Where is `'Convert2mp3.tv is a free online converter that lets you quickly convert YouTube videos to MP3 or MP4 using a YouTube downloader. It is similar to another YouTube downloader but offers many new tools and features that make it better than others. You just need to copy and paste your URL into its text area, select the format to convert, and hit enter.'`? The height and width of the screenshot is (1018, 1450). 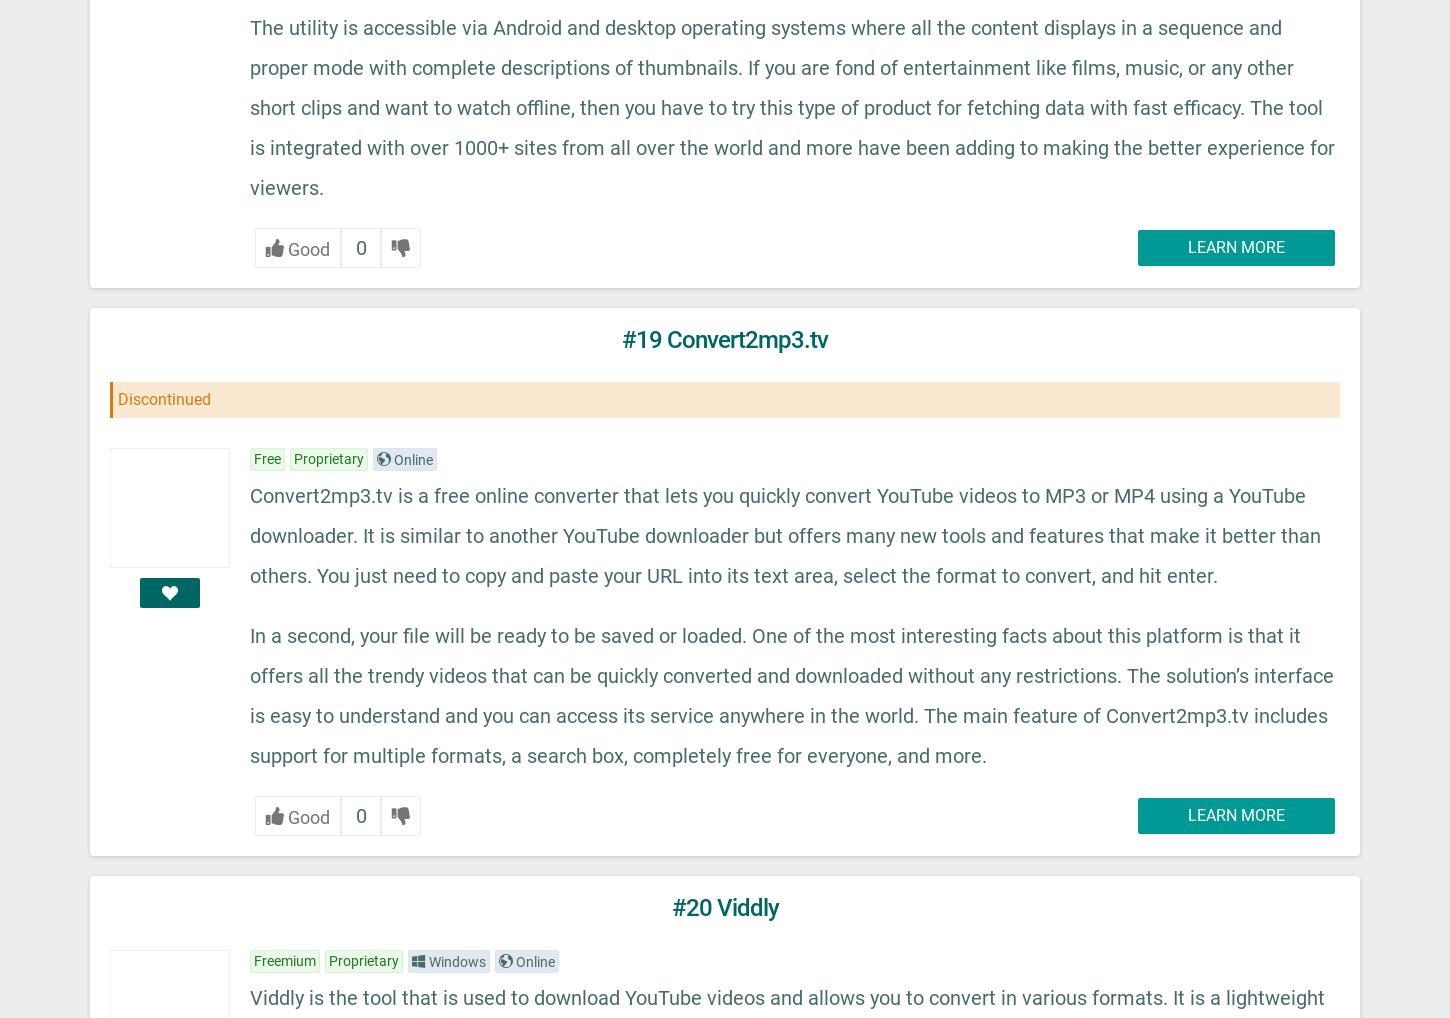
'Convert2mp3.tv is a free online converter that lets you quickly convert YouTube videos to MP3 or MP4 using a YouTube downloader. It is similar to another YouTube downloader but offers many new tools and features that make it better than others. You just need to copy and paste your URL into its text area, select the format to convert, and hit enter.' is located at coordinates (785, 533).